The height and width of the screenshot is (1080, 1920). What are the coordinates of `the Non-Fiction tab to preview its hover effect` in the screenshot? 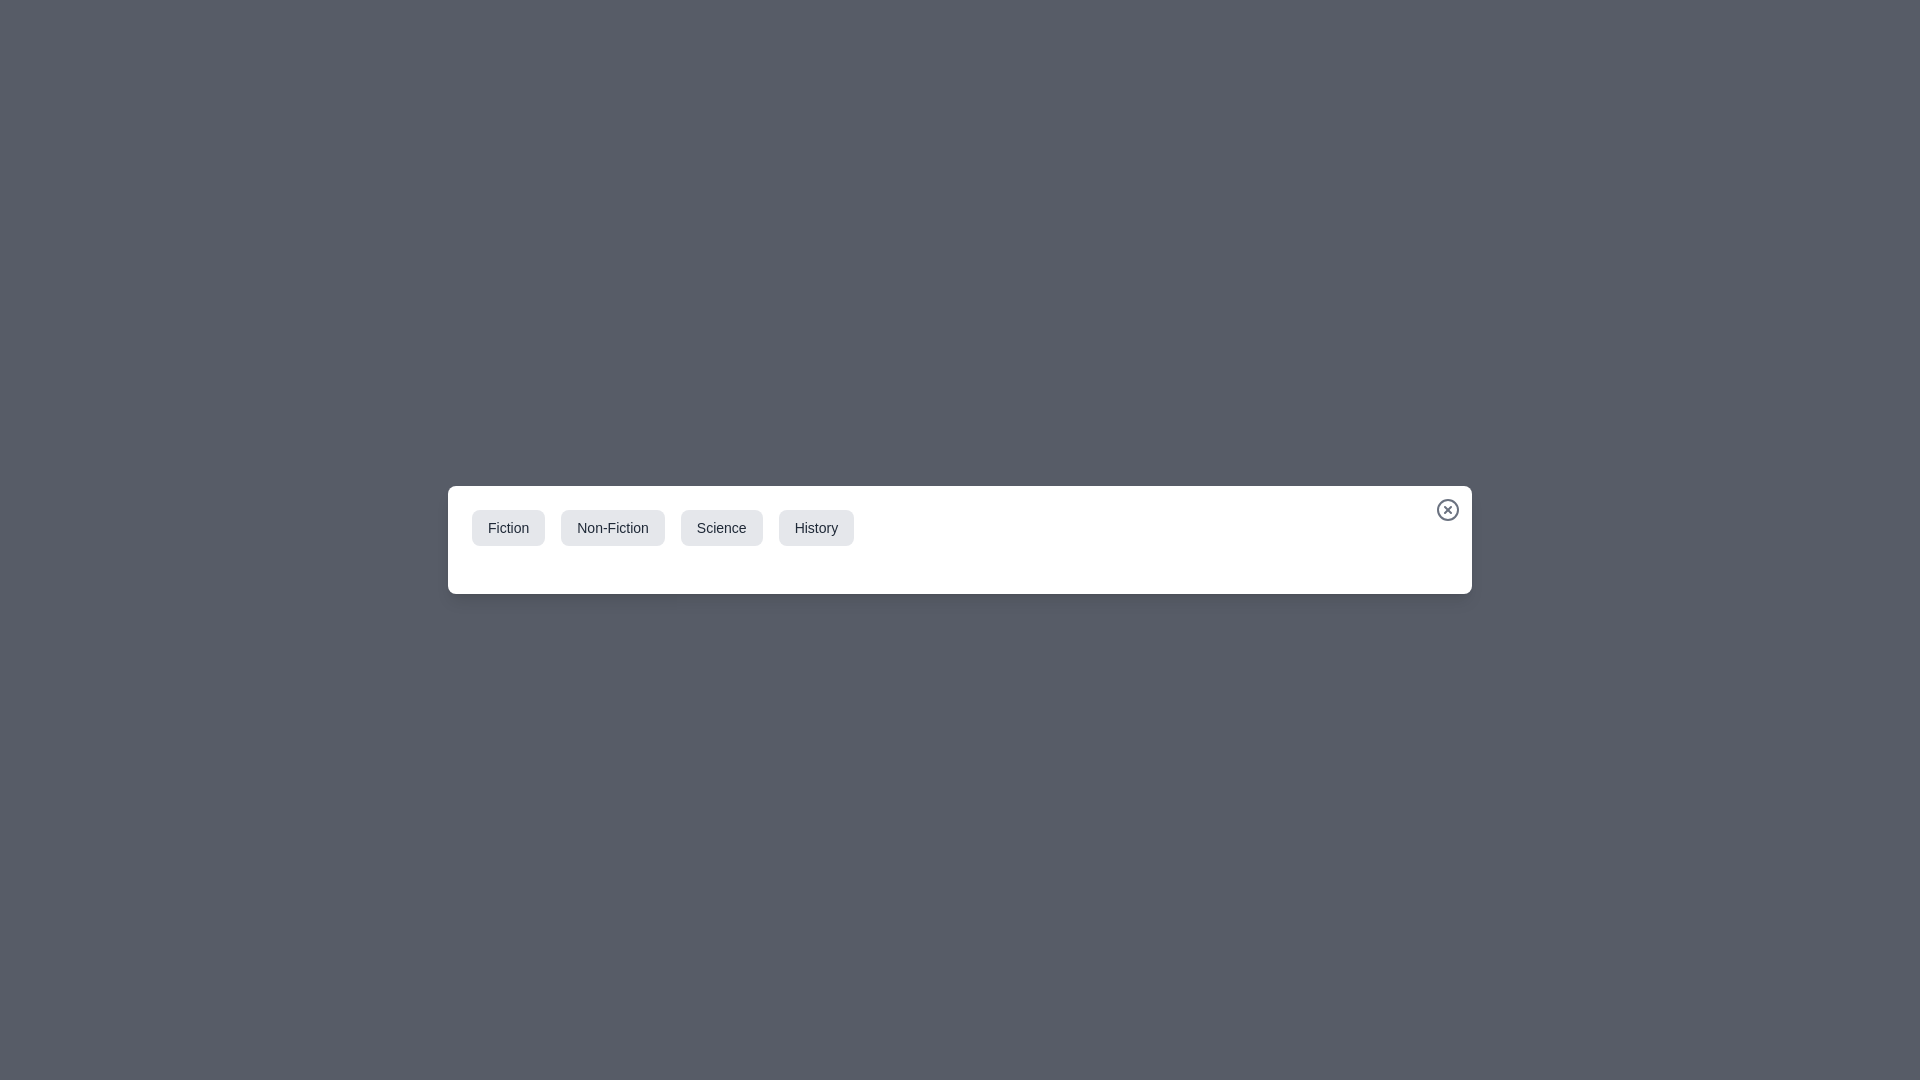 It's located at (612, 527).